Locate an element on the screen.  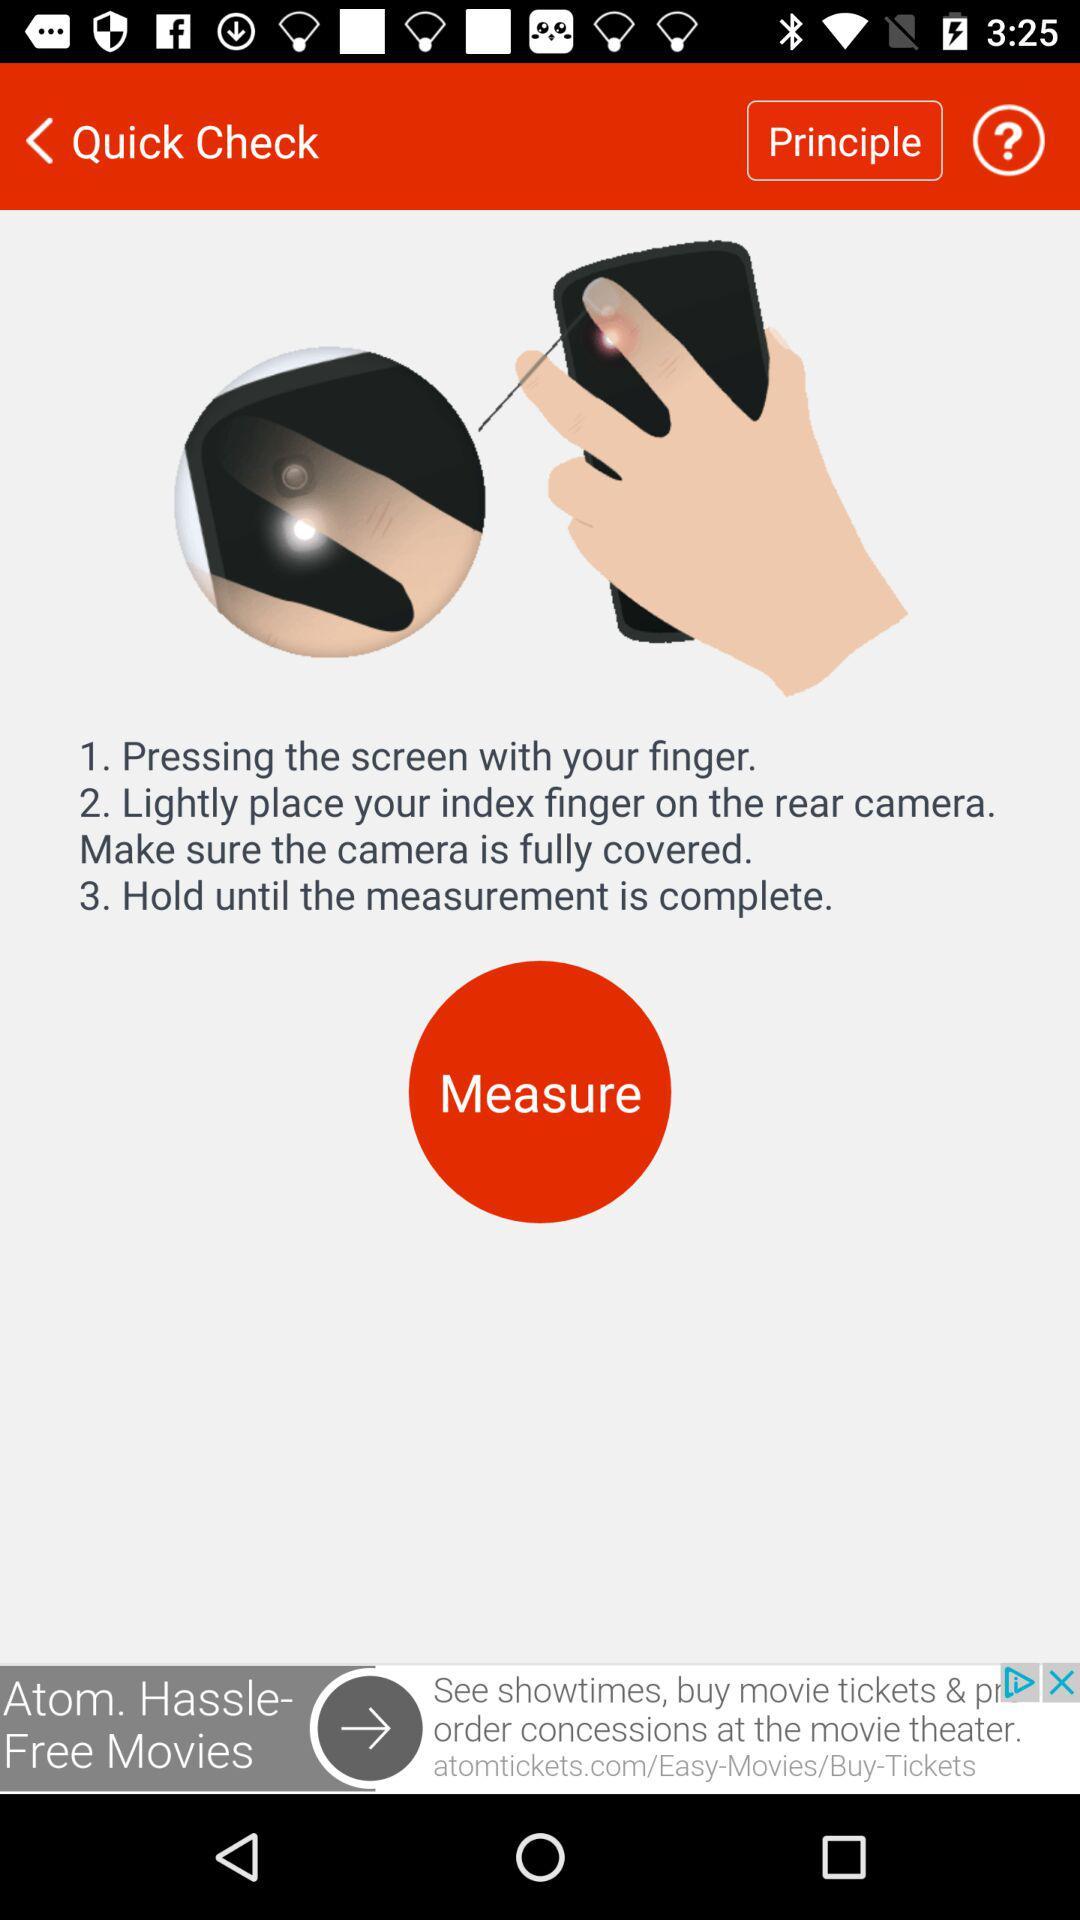
advertisement is located at coordinates (540, 1727).